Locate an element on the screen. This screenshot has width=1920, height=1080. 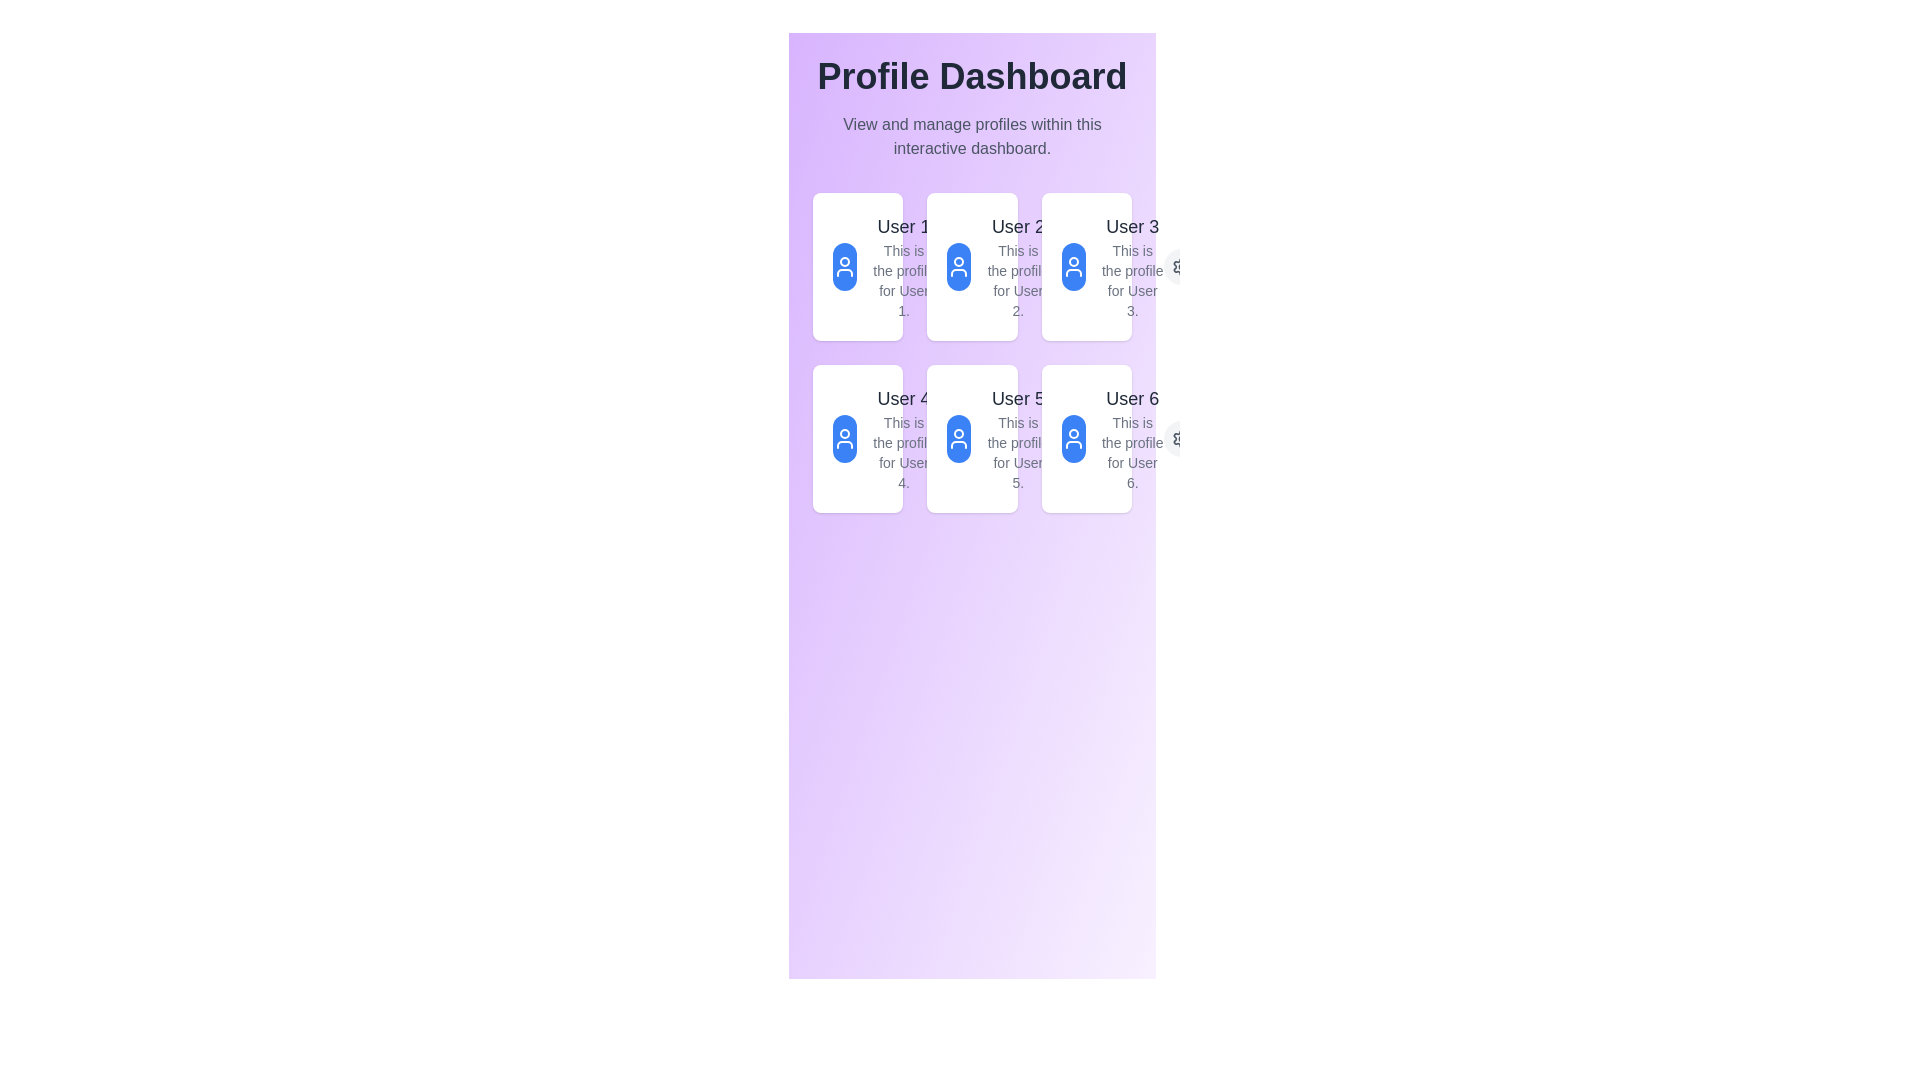
the user profile summary card, which is the fifth item in a 3x2 grid layout is located at coordinates (998, 438).